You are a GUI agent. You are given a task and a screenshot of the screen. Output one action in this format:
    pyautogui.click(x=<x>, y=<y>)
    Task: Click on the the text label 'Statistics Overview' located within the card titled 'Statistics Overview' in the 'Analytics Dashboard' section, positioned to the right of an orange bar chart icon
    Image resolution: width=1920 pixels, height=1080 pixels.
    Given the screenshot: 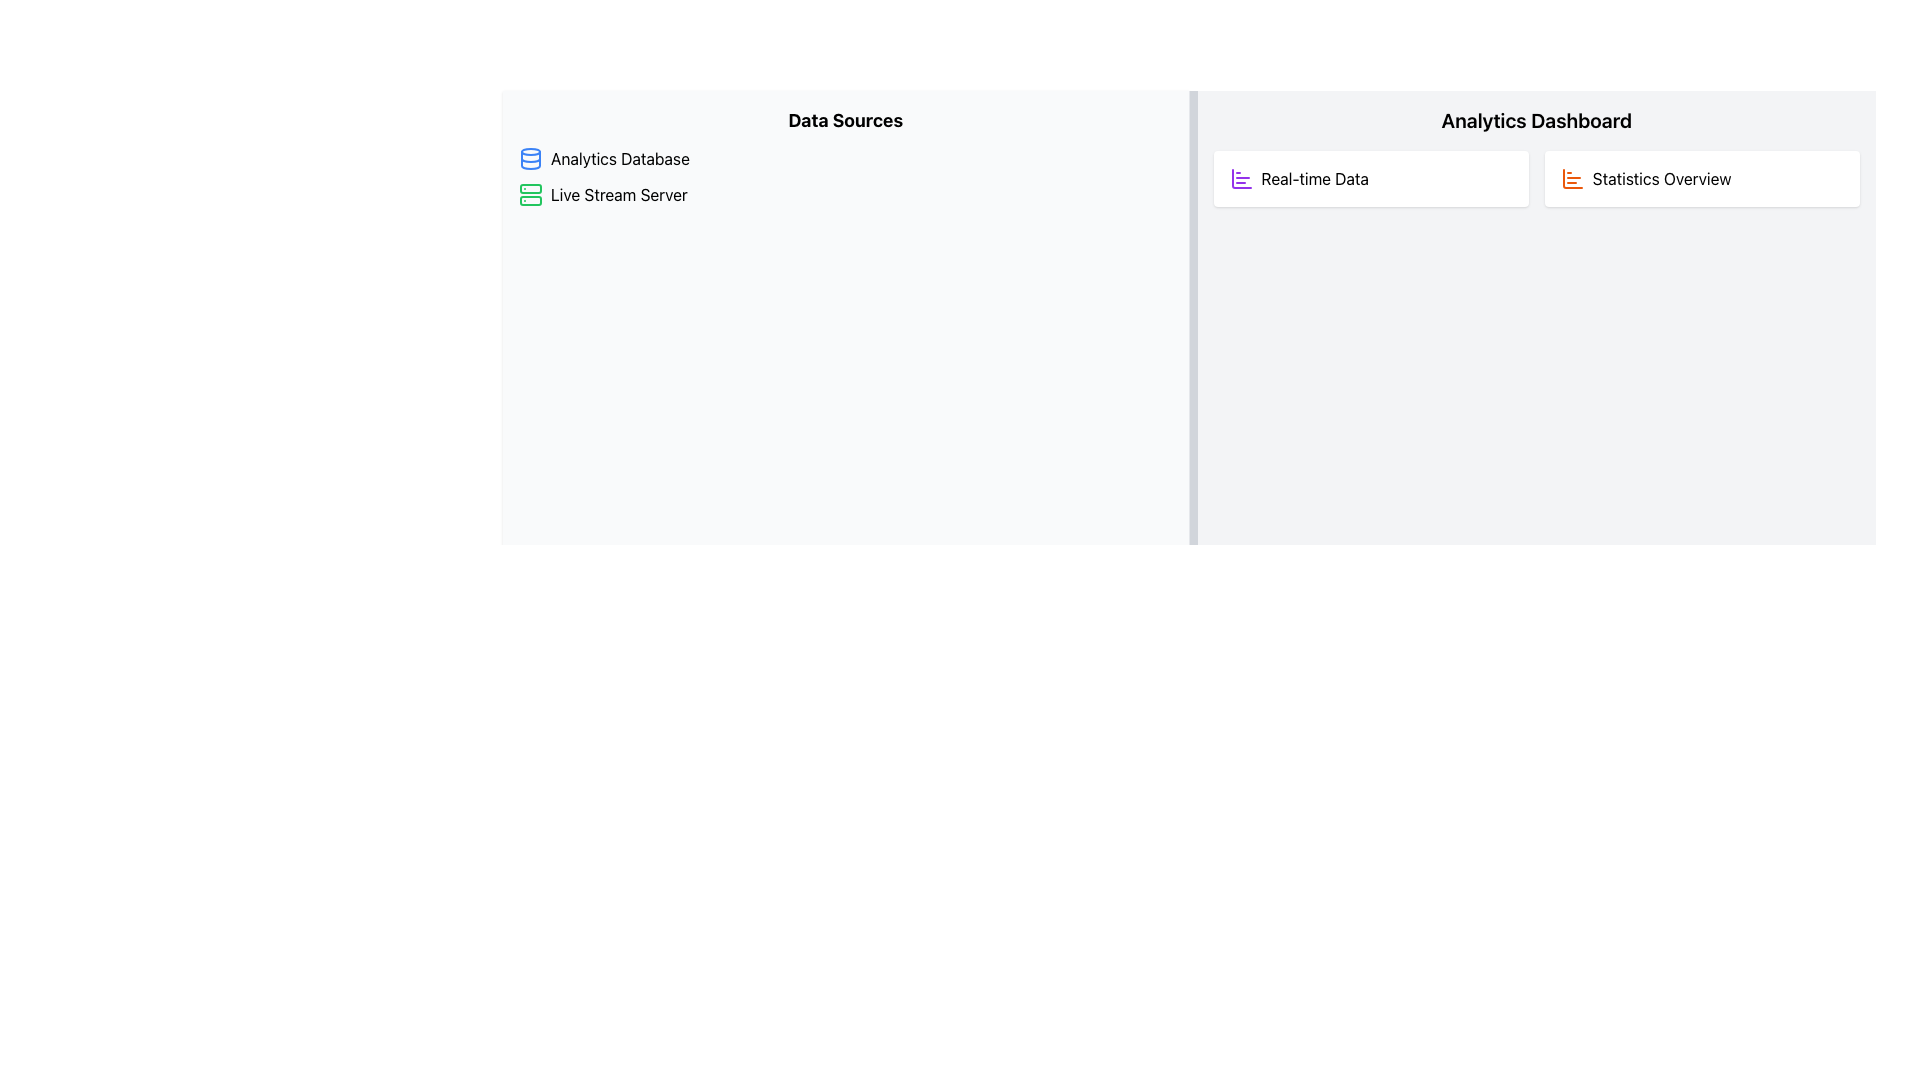 What is the action you would take?
    pyautogui.click(x=1662, y=177)
    